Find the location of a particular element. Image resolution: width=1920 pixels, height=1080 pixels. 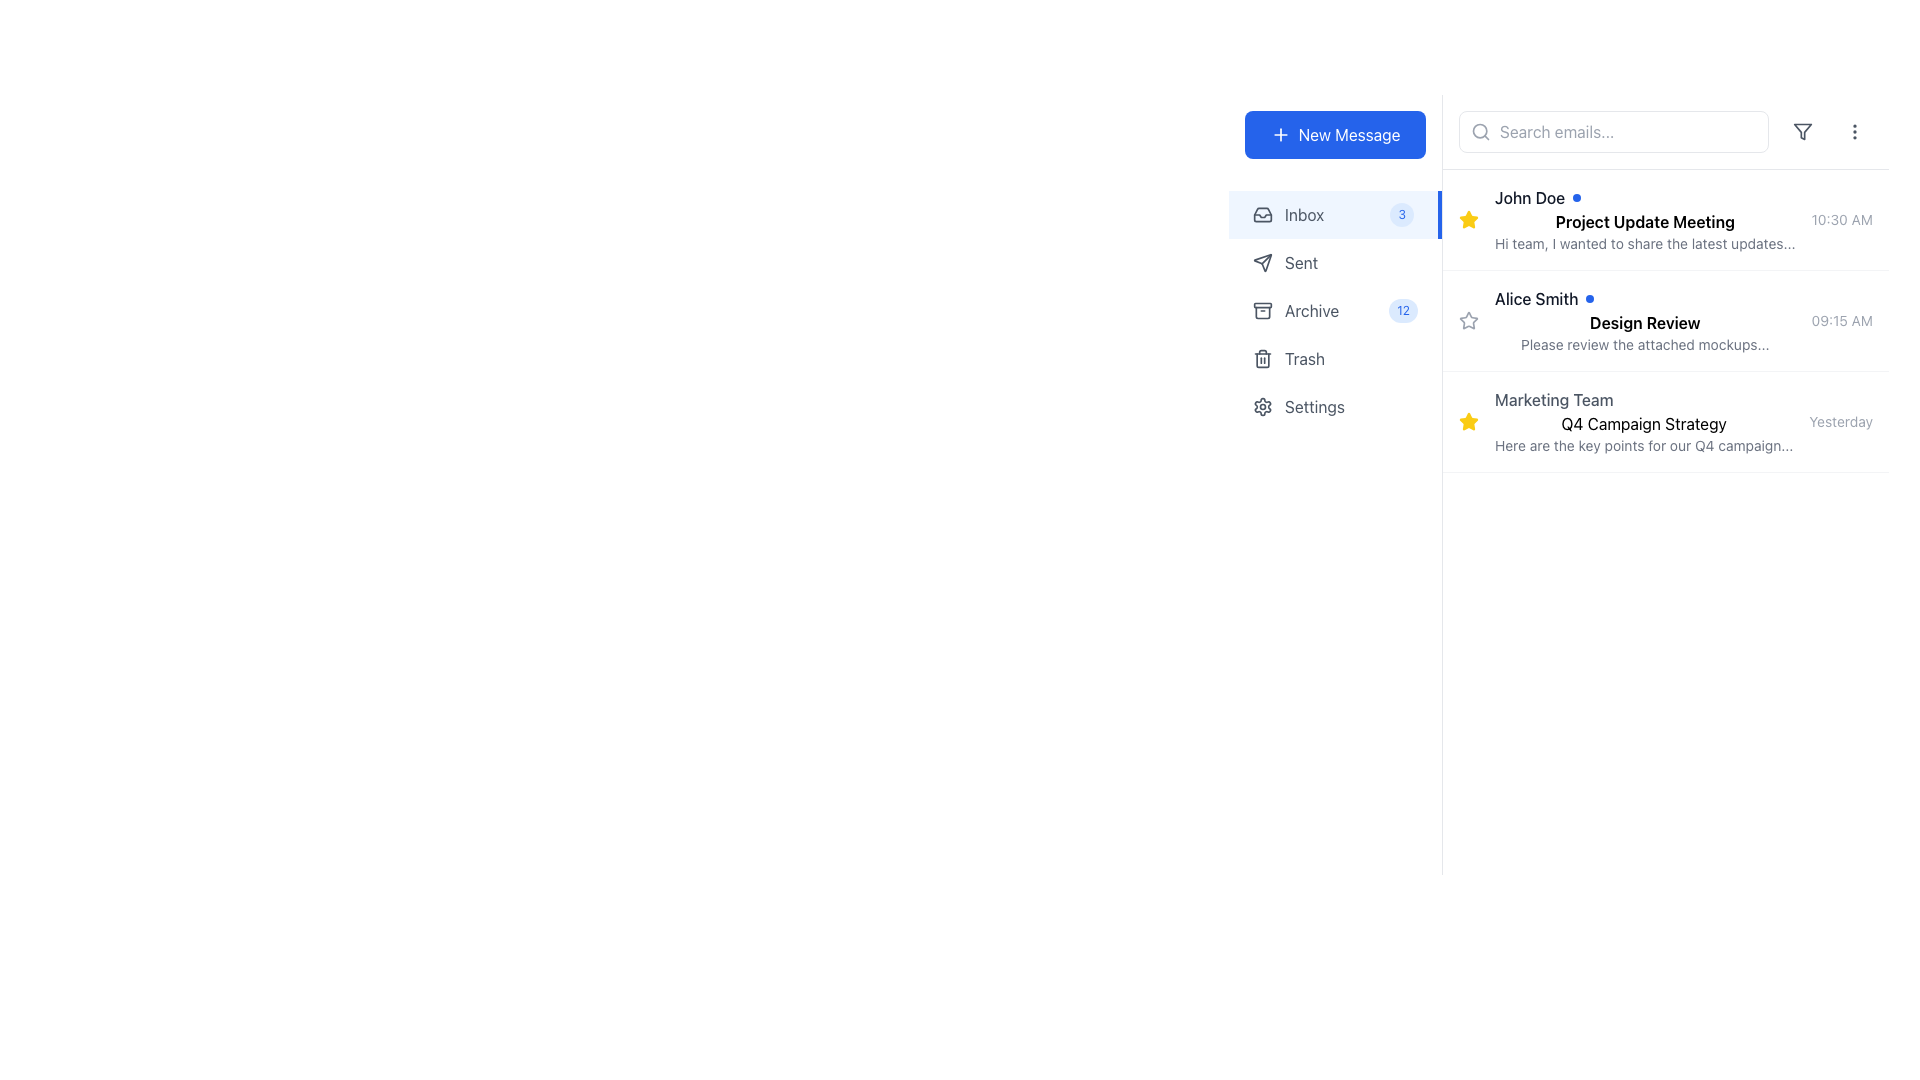

the 'Marketing Team' text label, which indicates the sender's name for the third email entry in the list, positioned above the subject line 'Q4 Campaign Strategy' is located at coordinates (1553, 400).